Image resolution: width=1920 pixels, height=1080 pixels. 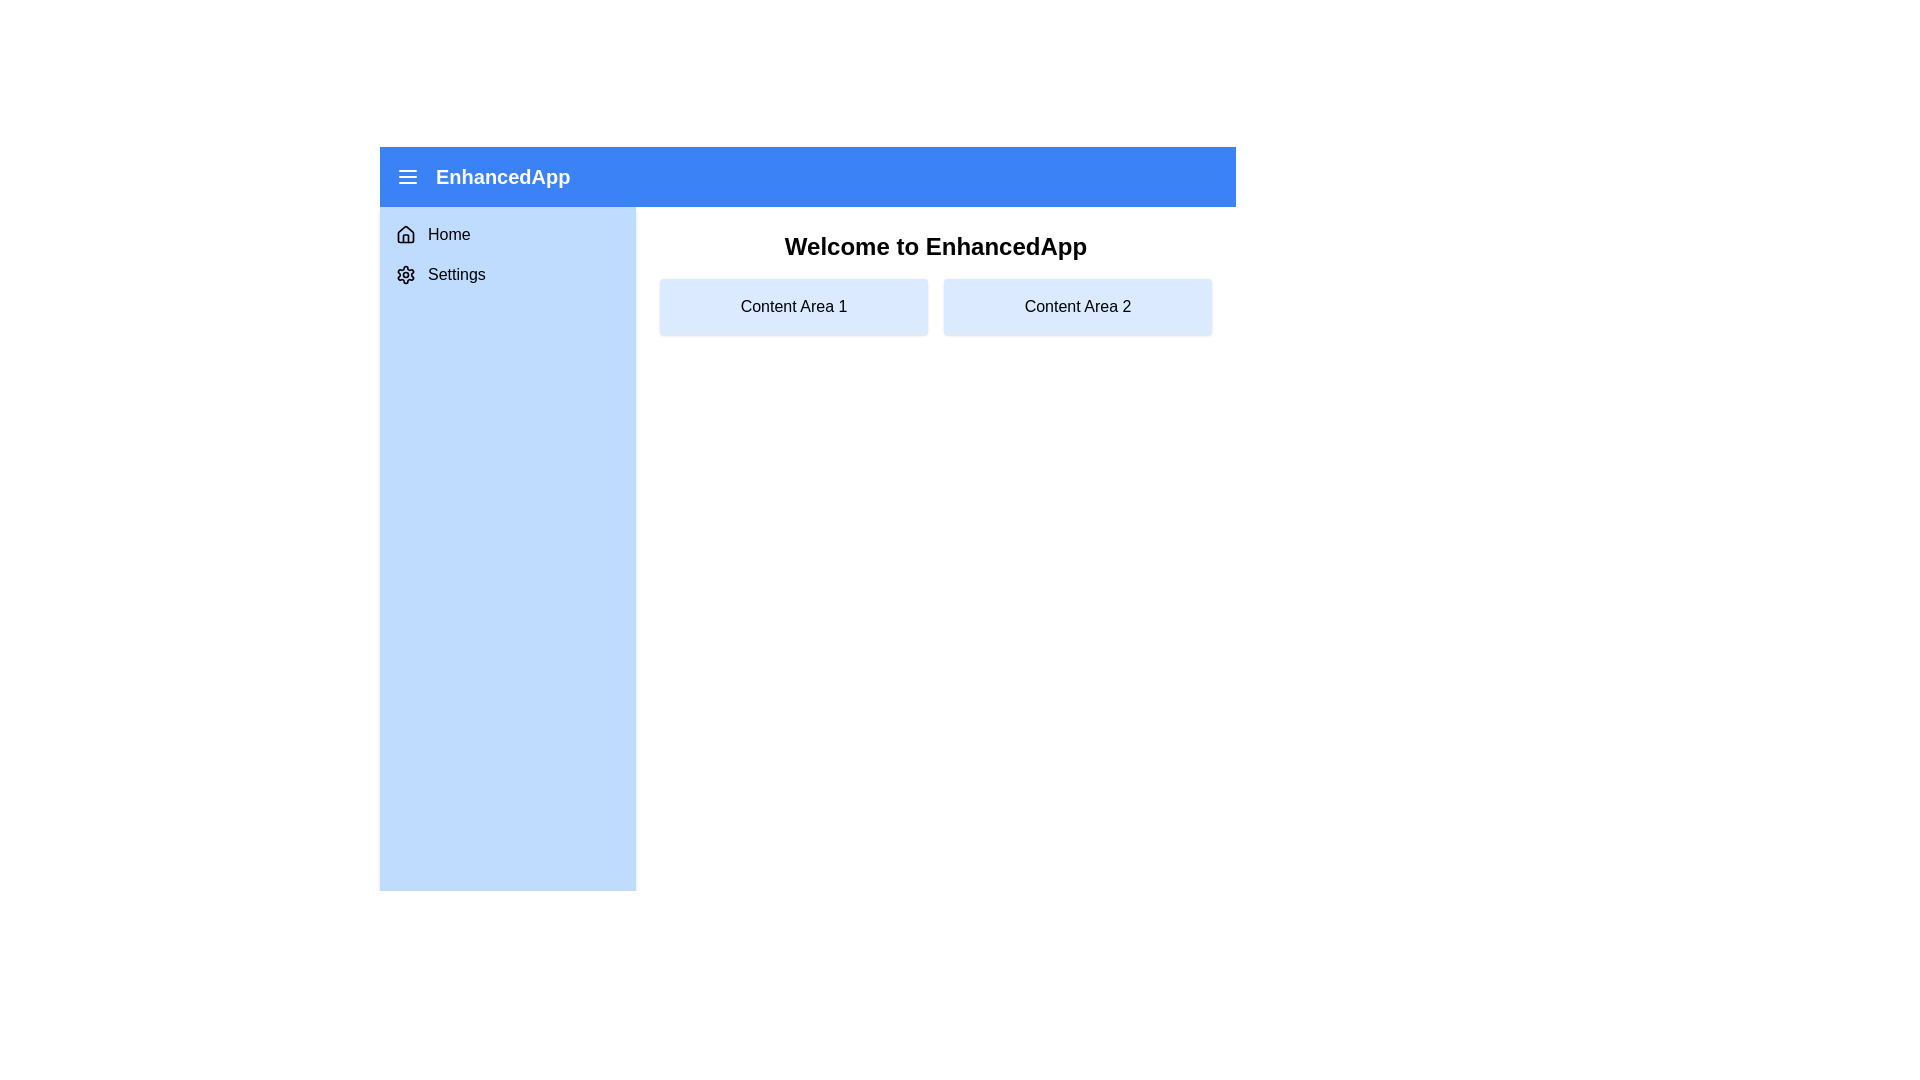 What do you see at coordinates (448, 234) in the screenshot?
I see `'Home' navigation text label in the left-side navigation panel, which is the first text entry below the application header and adjacent to the house icon` at bounding box center [448, 234].